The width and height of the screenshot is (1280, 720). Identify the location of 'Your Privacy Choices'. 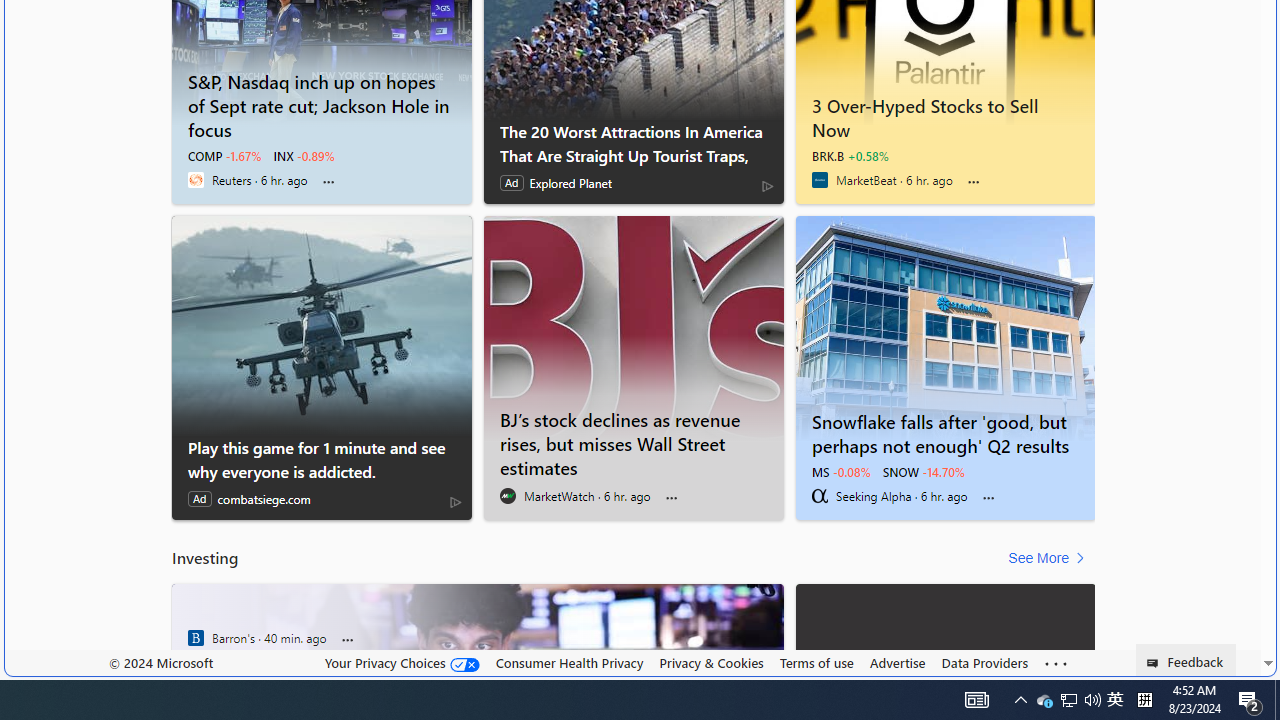
(400, 662).